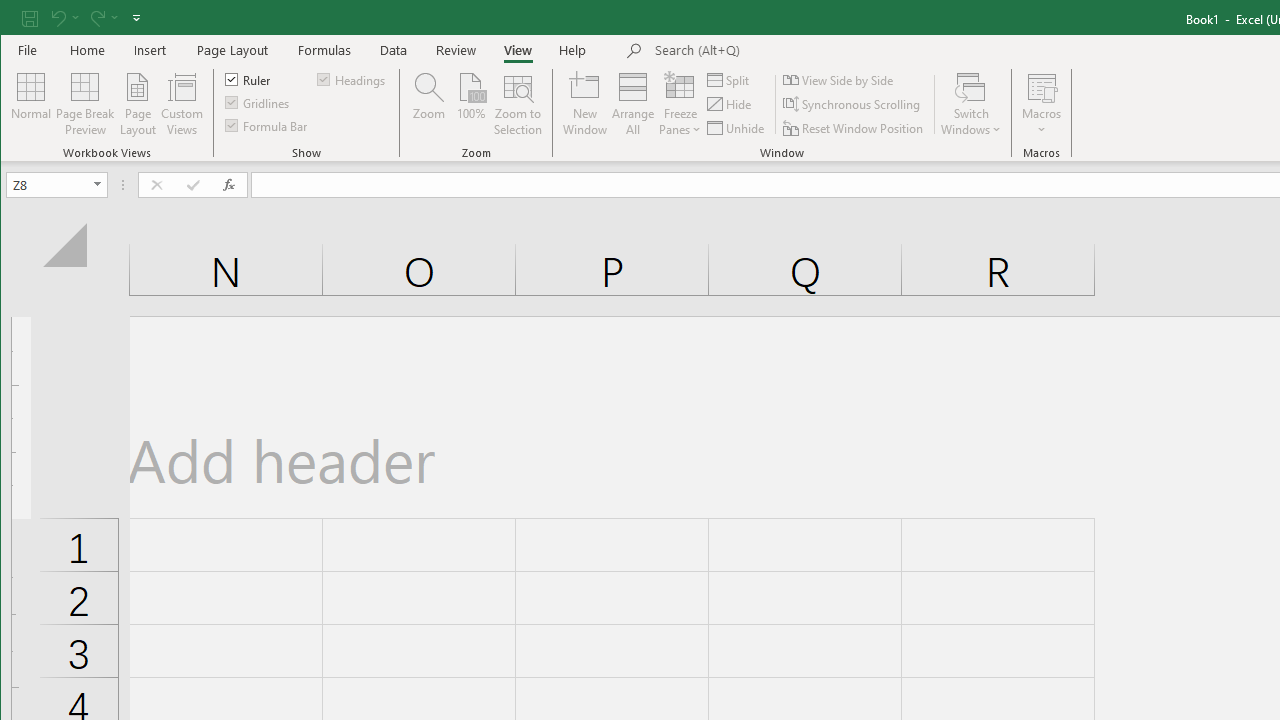 The width and height of the screenshot is (1280, 720). I want to click on 'Custom Views...', so click(182, 104).